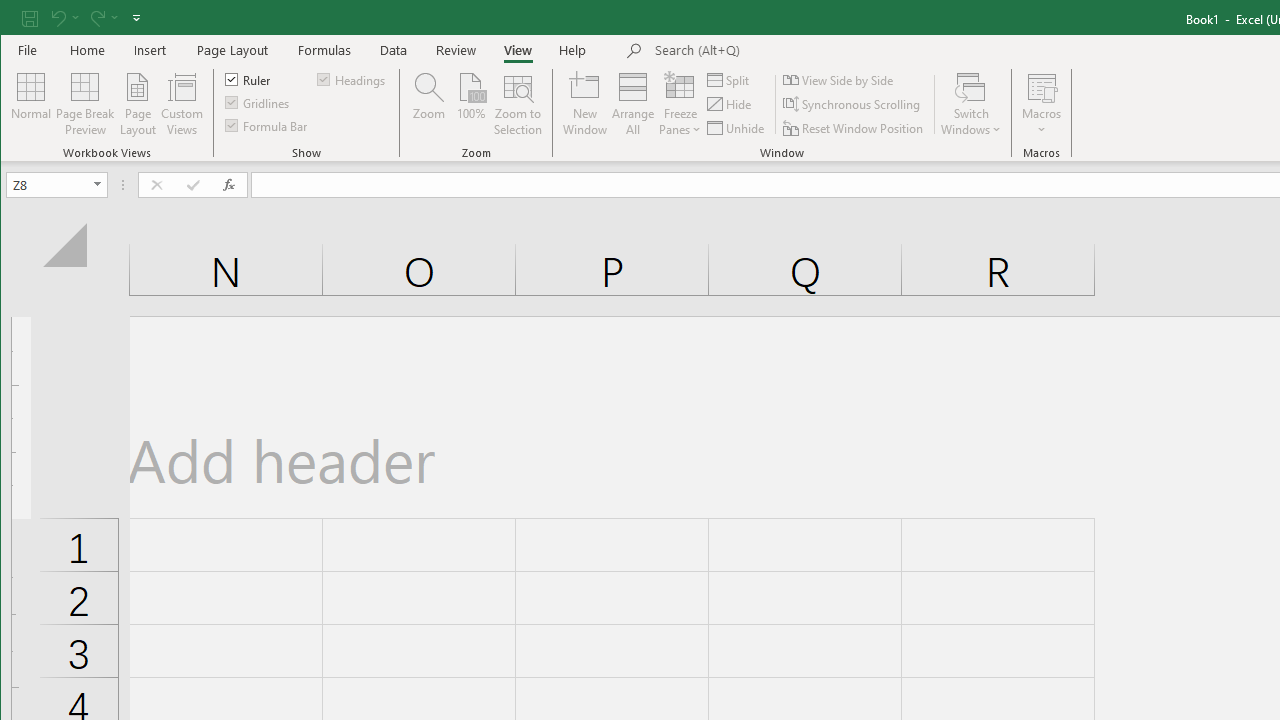 The width and height of the screenshot is (1280, 720). I want to click on 'Custom Views...', so click(182, 104).